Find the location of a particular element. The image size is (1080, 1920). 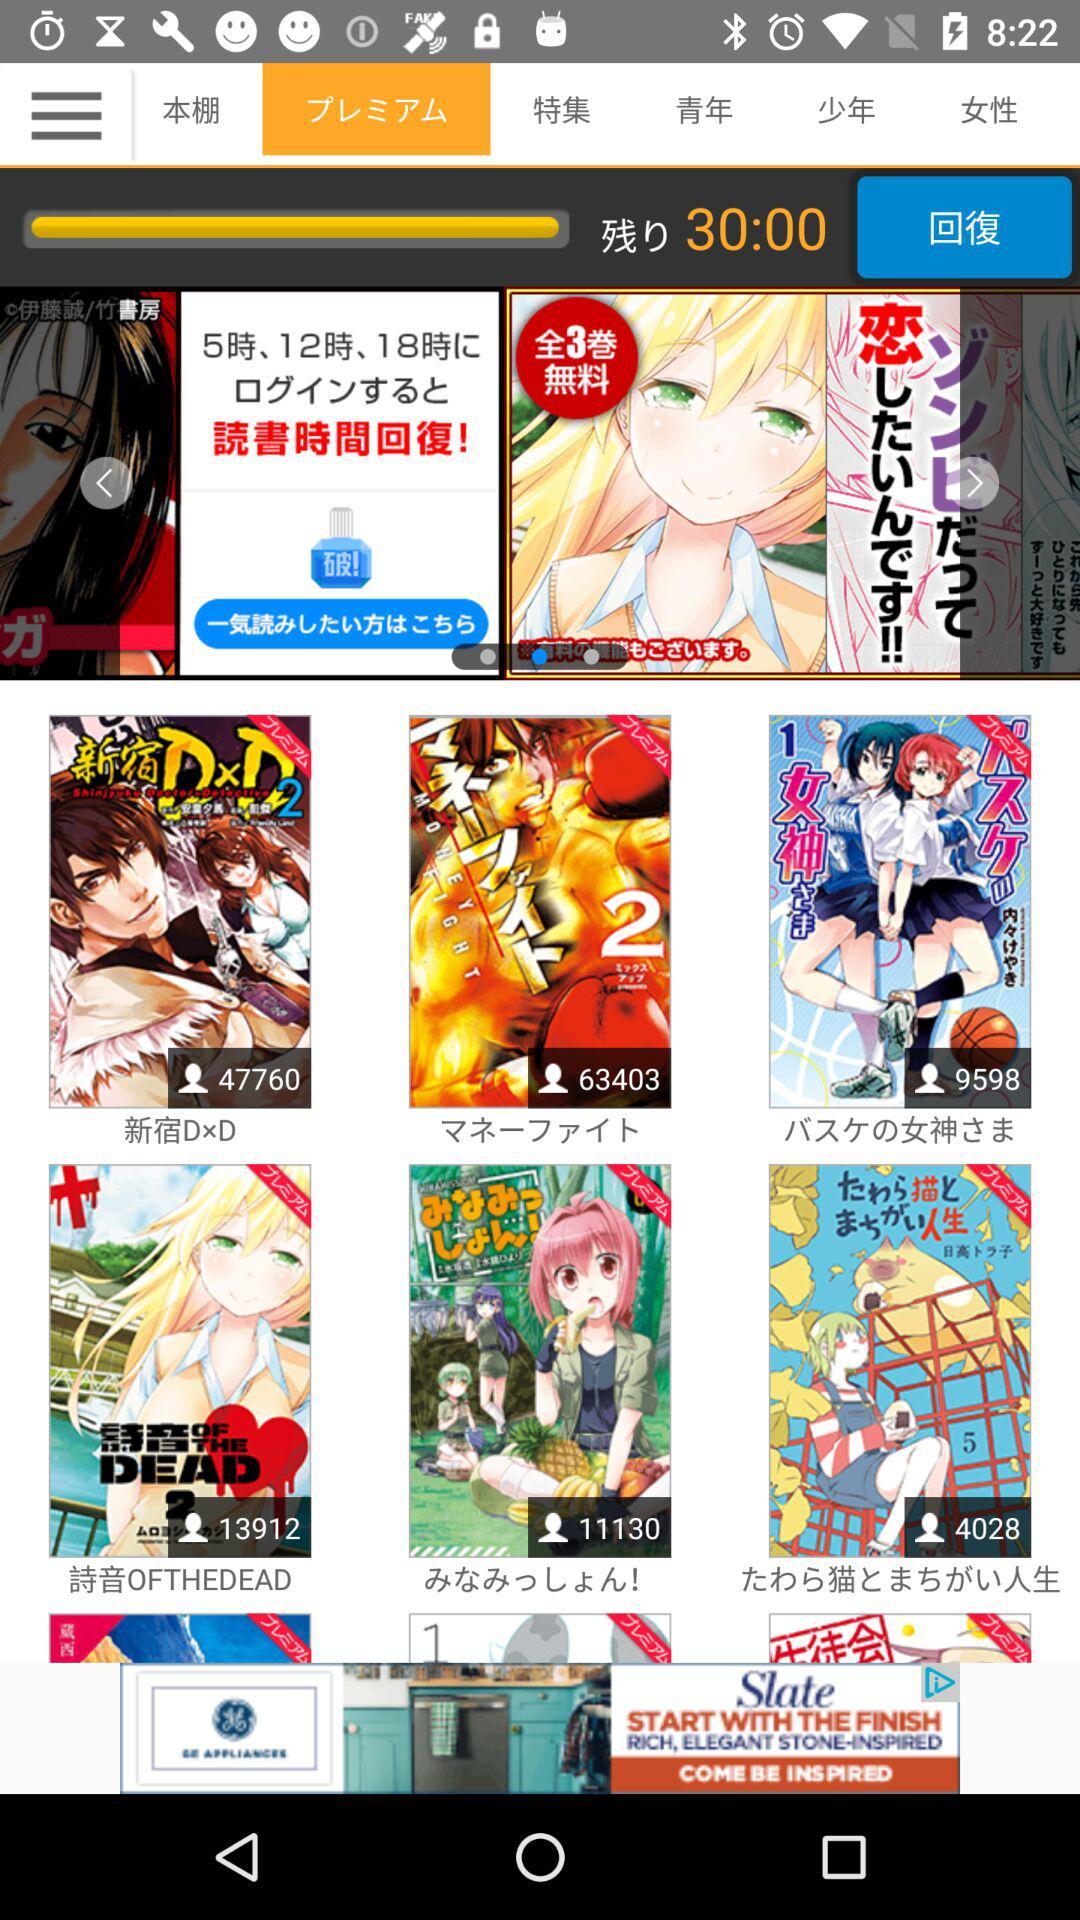

the menu icon is located at coordinates (68, 114).